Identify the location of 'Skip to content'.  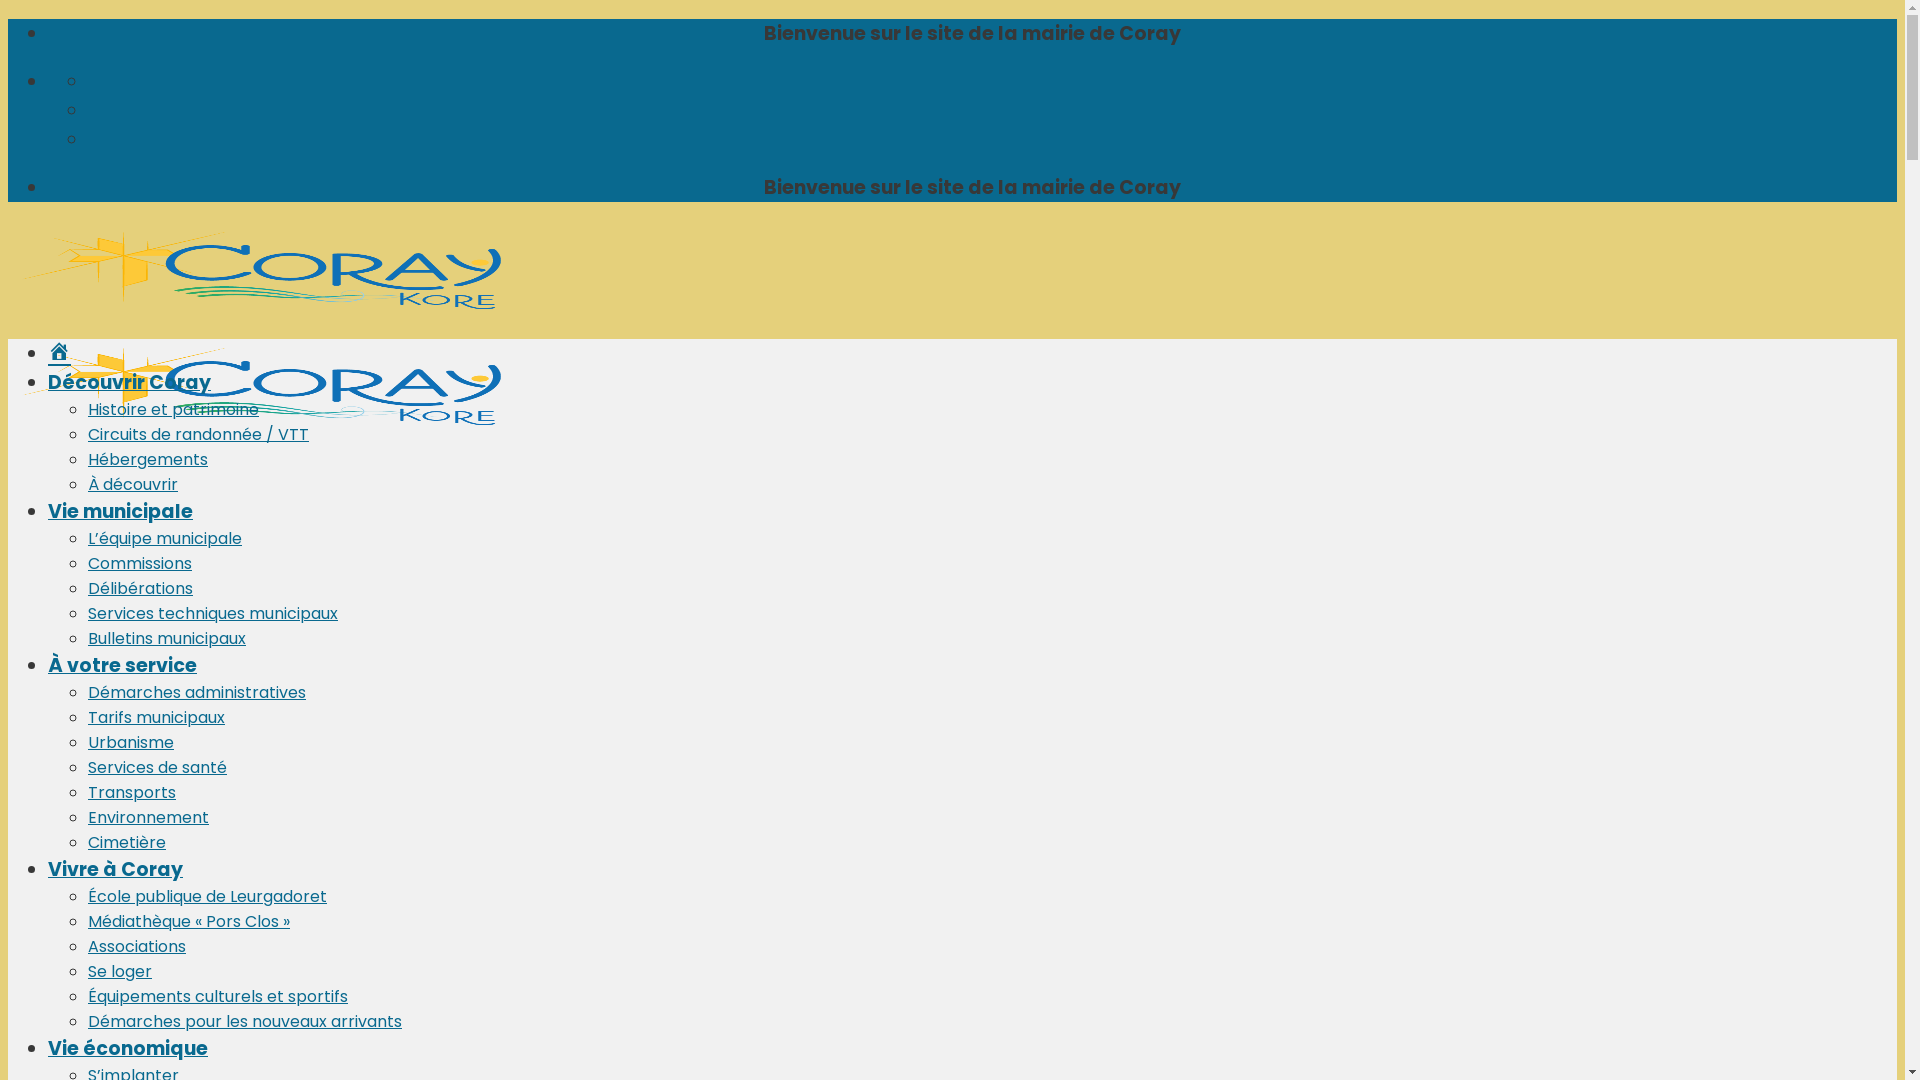
(7, 18).